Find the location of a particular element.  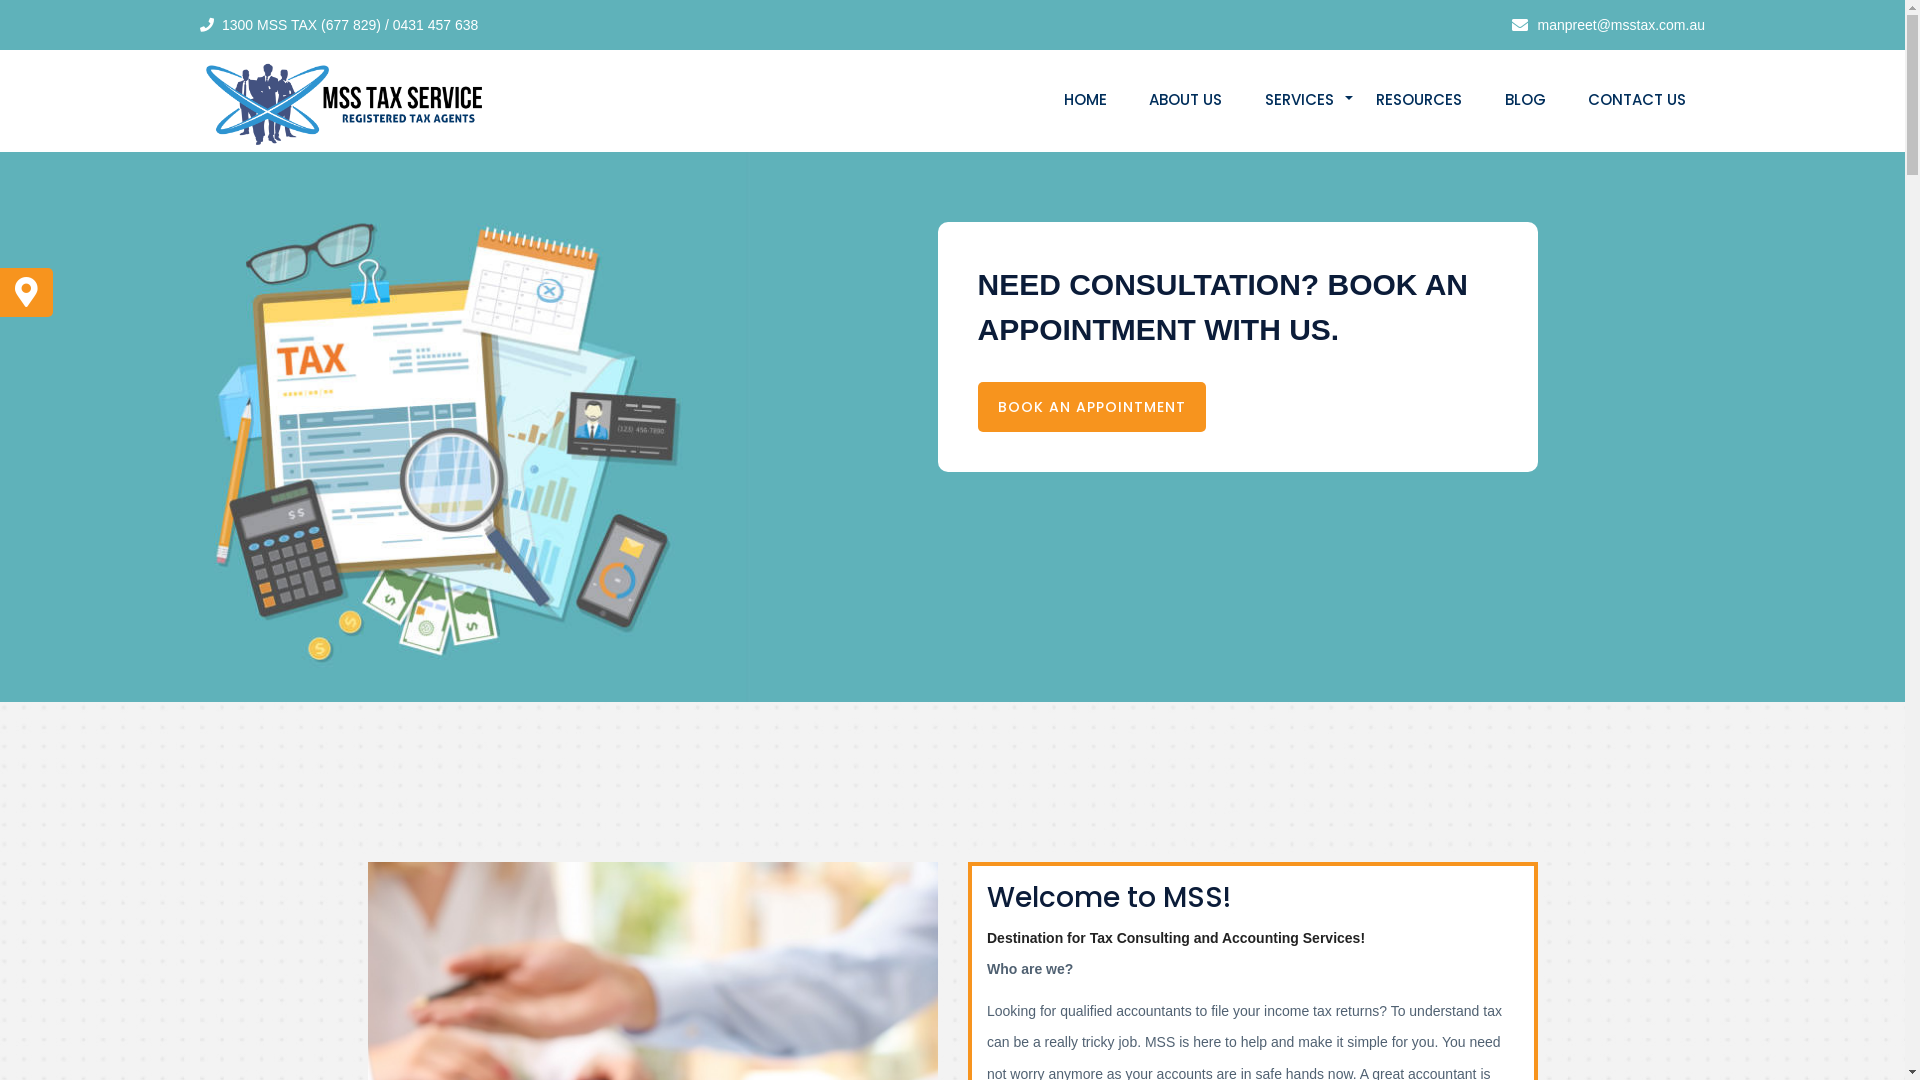

'BOOK AN APPOINTMENT' is located at coordinates (1091, 406).